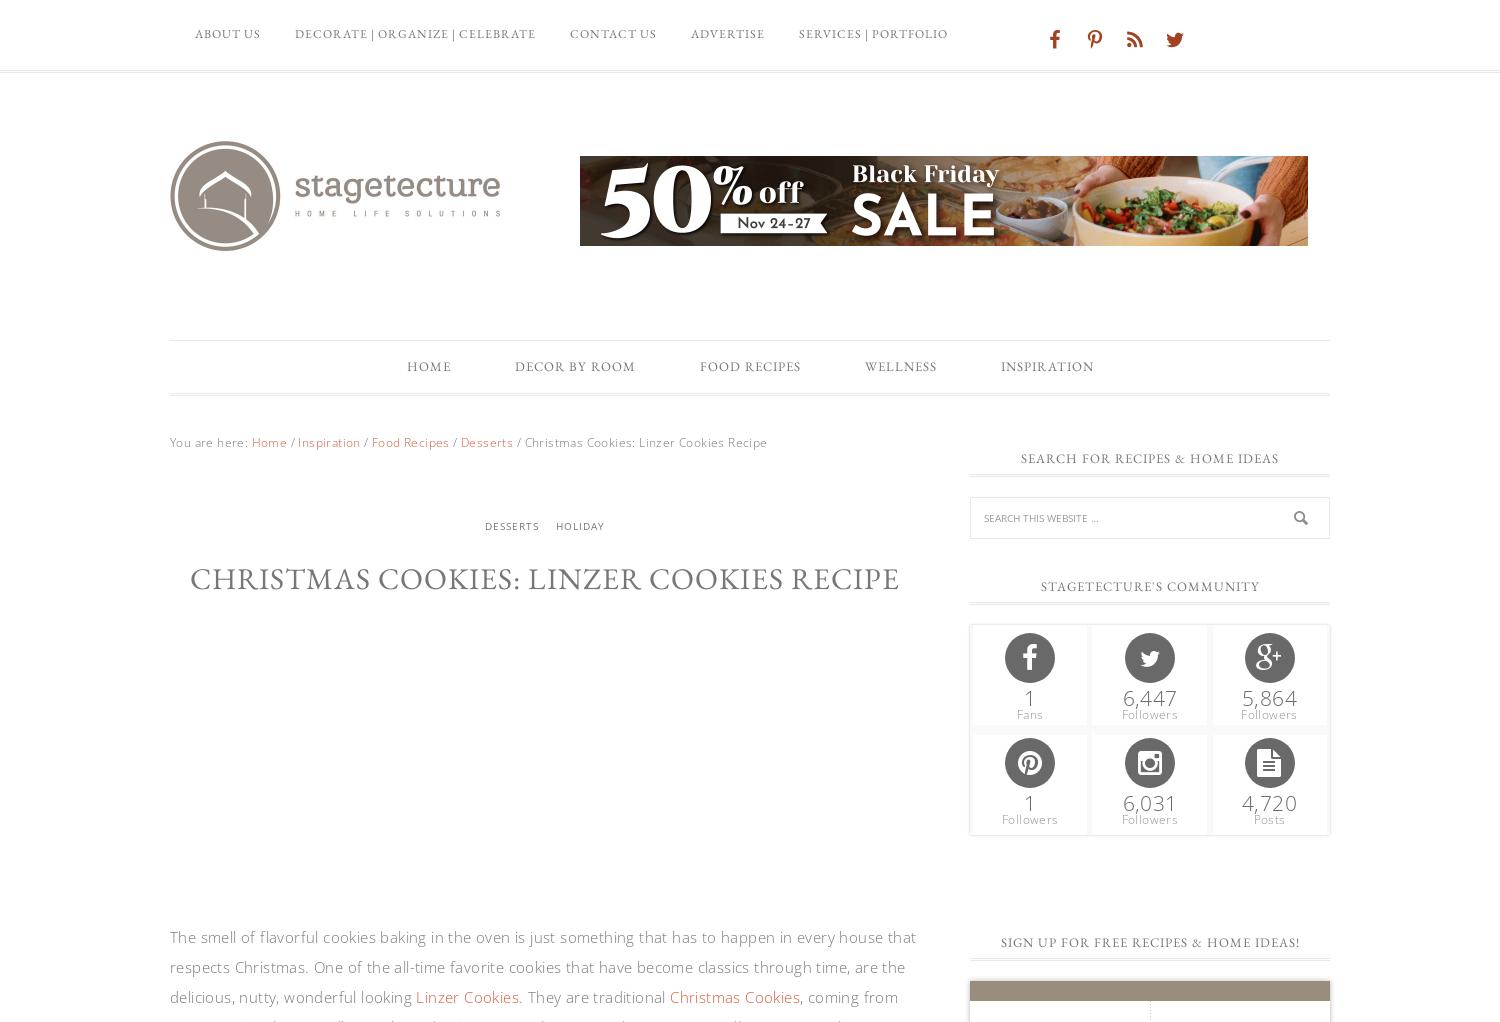 This screenshot has width=1500, height=1022. I want to click on 'Food Recipes', so click(698, 365).